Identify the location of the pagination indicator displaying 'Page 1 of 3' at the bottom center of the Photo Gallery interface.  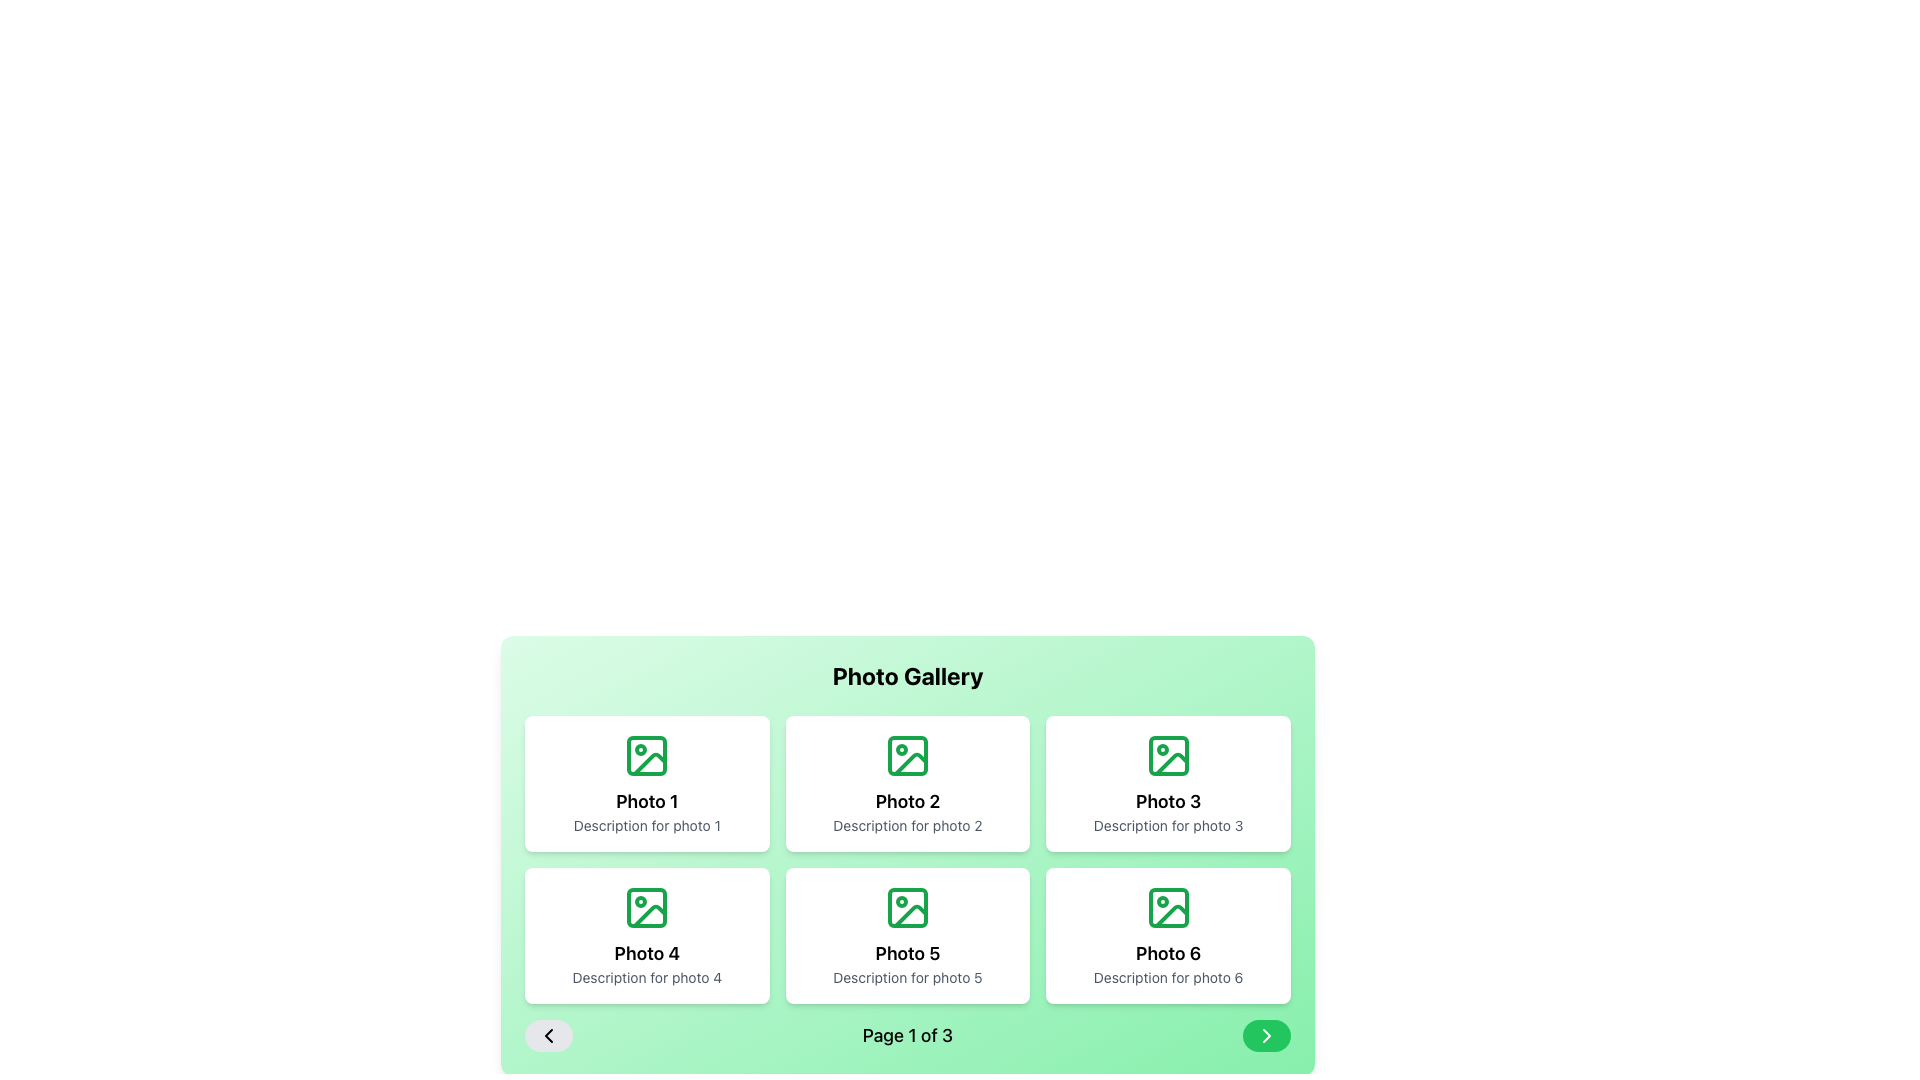
(906, 1035).